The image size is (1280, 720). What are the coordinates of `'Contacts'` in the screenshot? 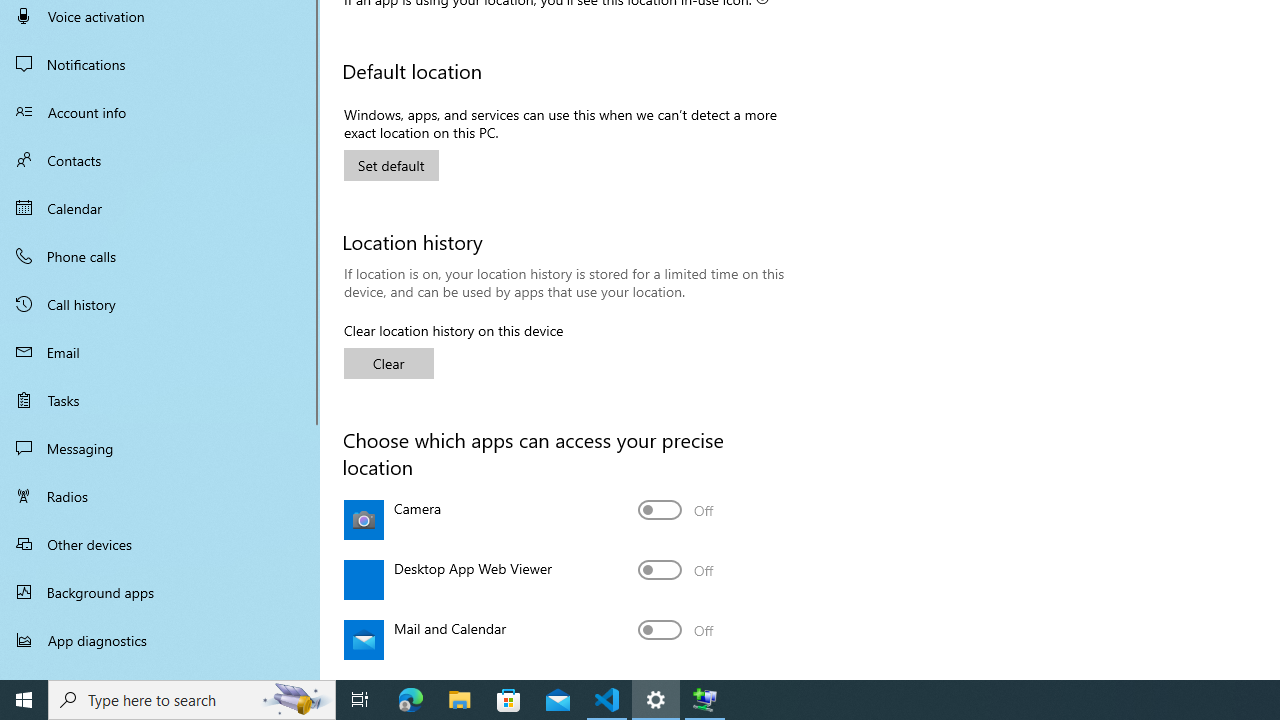 It's located at (160, 159).